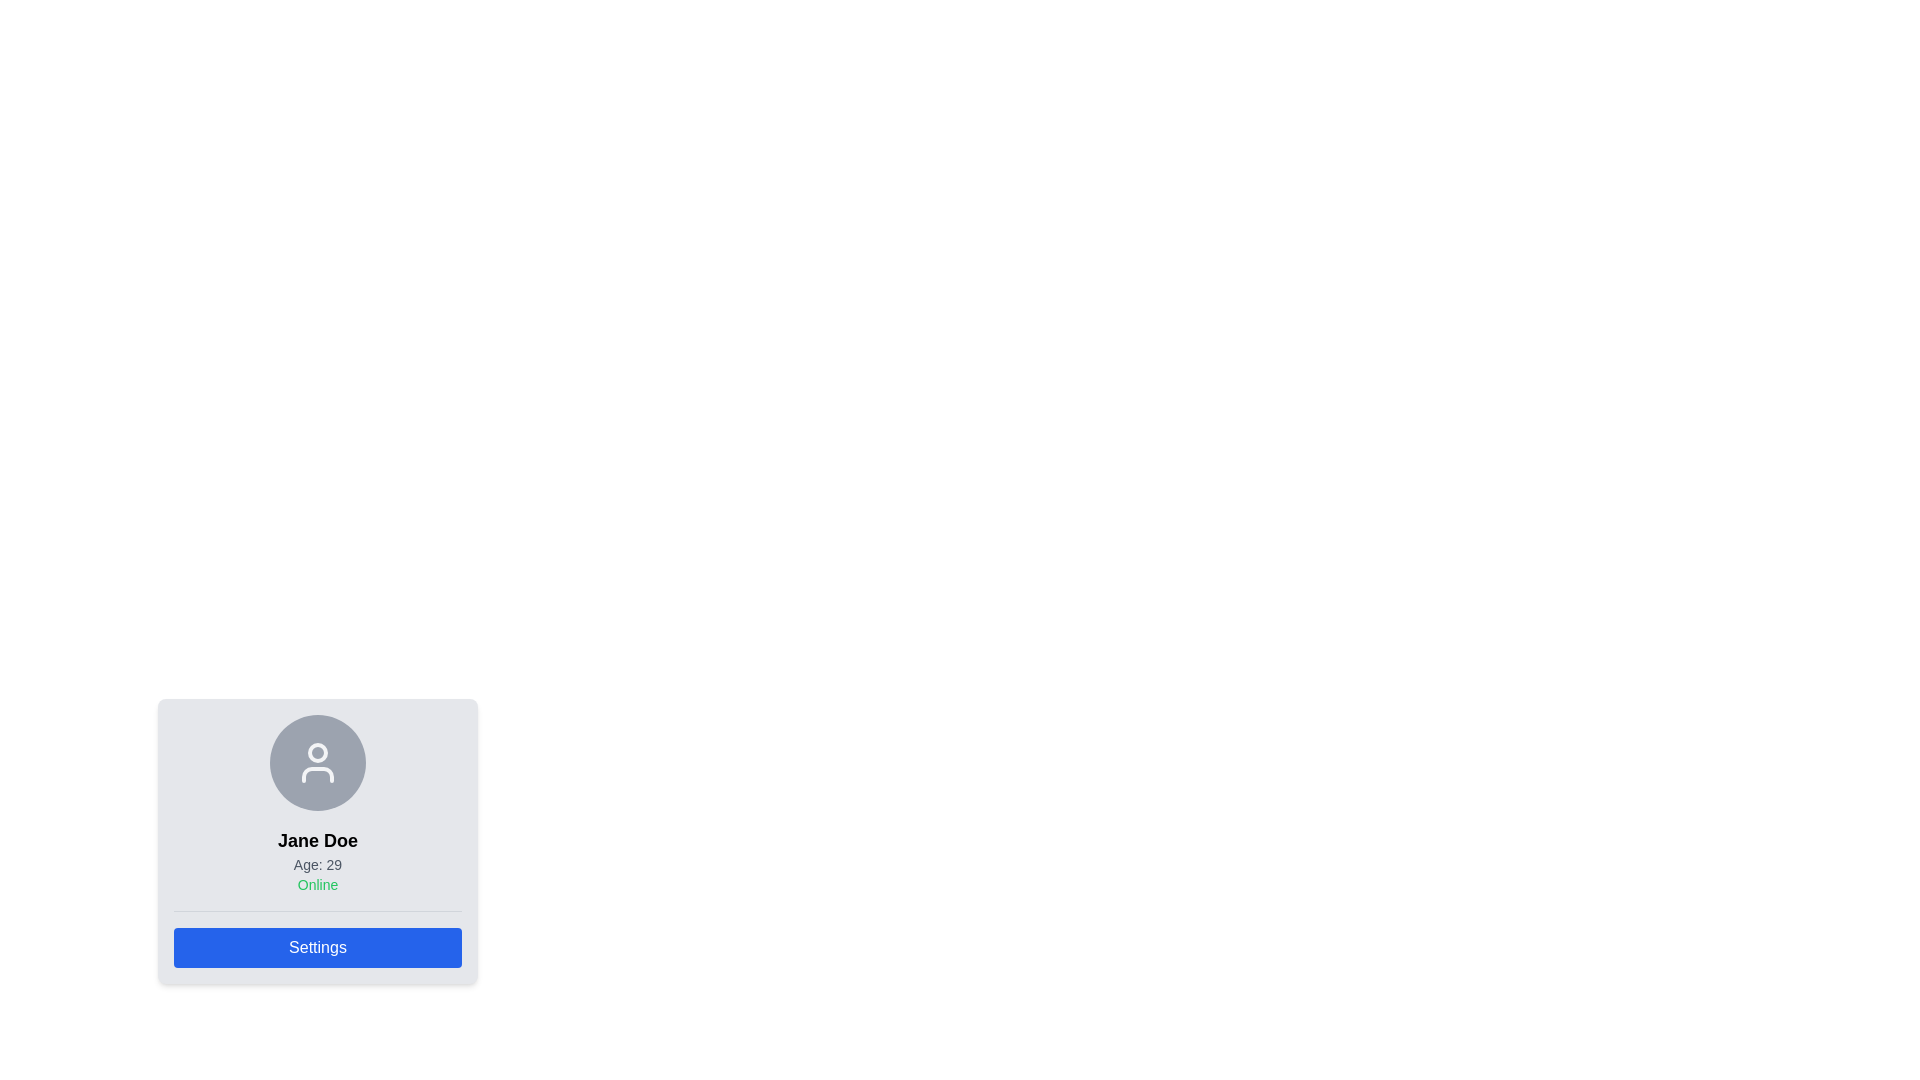  Describe the element at coordinates (316, 947) in the screenshot. I see `the 'Settings' button with a blue background and white bold text located at the bottom of the profile card` at that location.